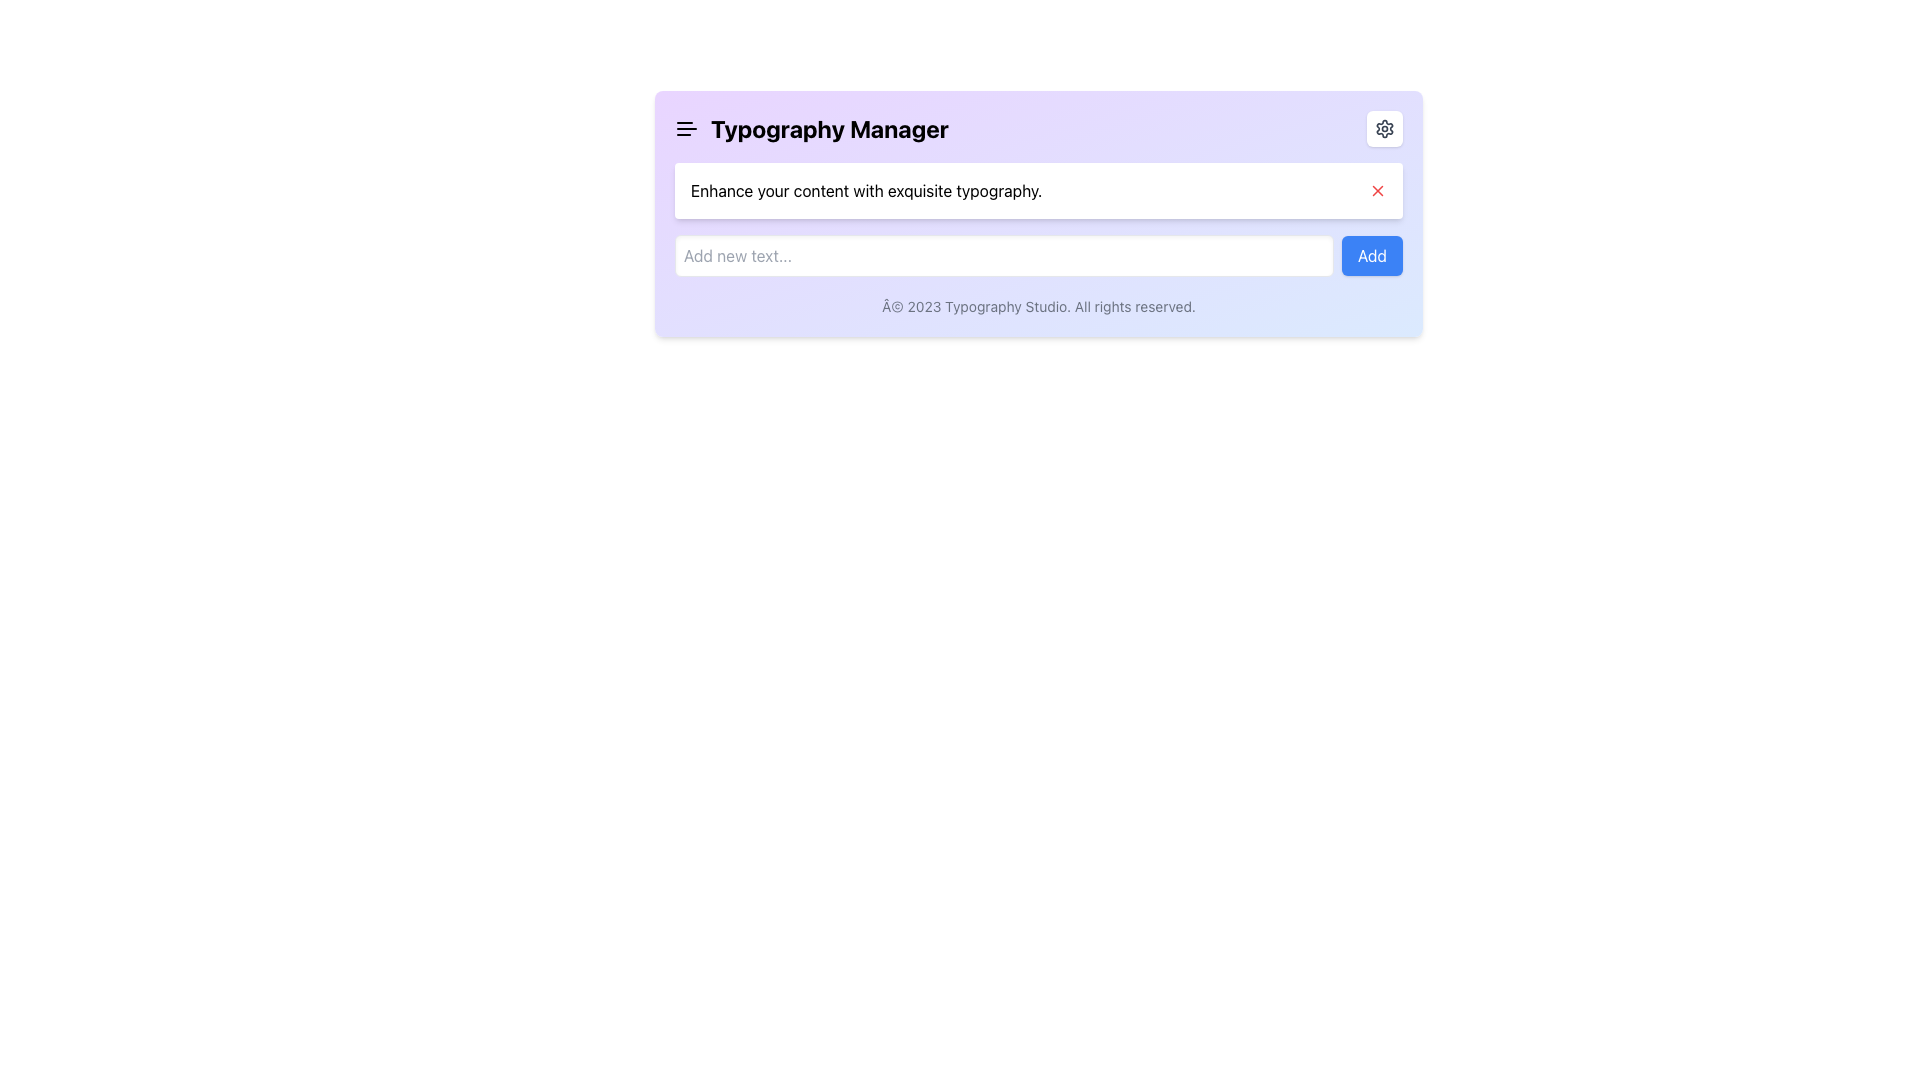 The width and height of the screenshot is (1920, 1080). What do you see at coordinates (1384, 127) in the screenshot?
I see `the settings icon located at the top-right corner of the interface` at bounding box center [1384, 127].